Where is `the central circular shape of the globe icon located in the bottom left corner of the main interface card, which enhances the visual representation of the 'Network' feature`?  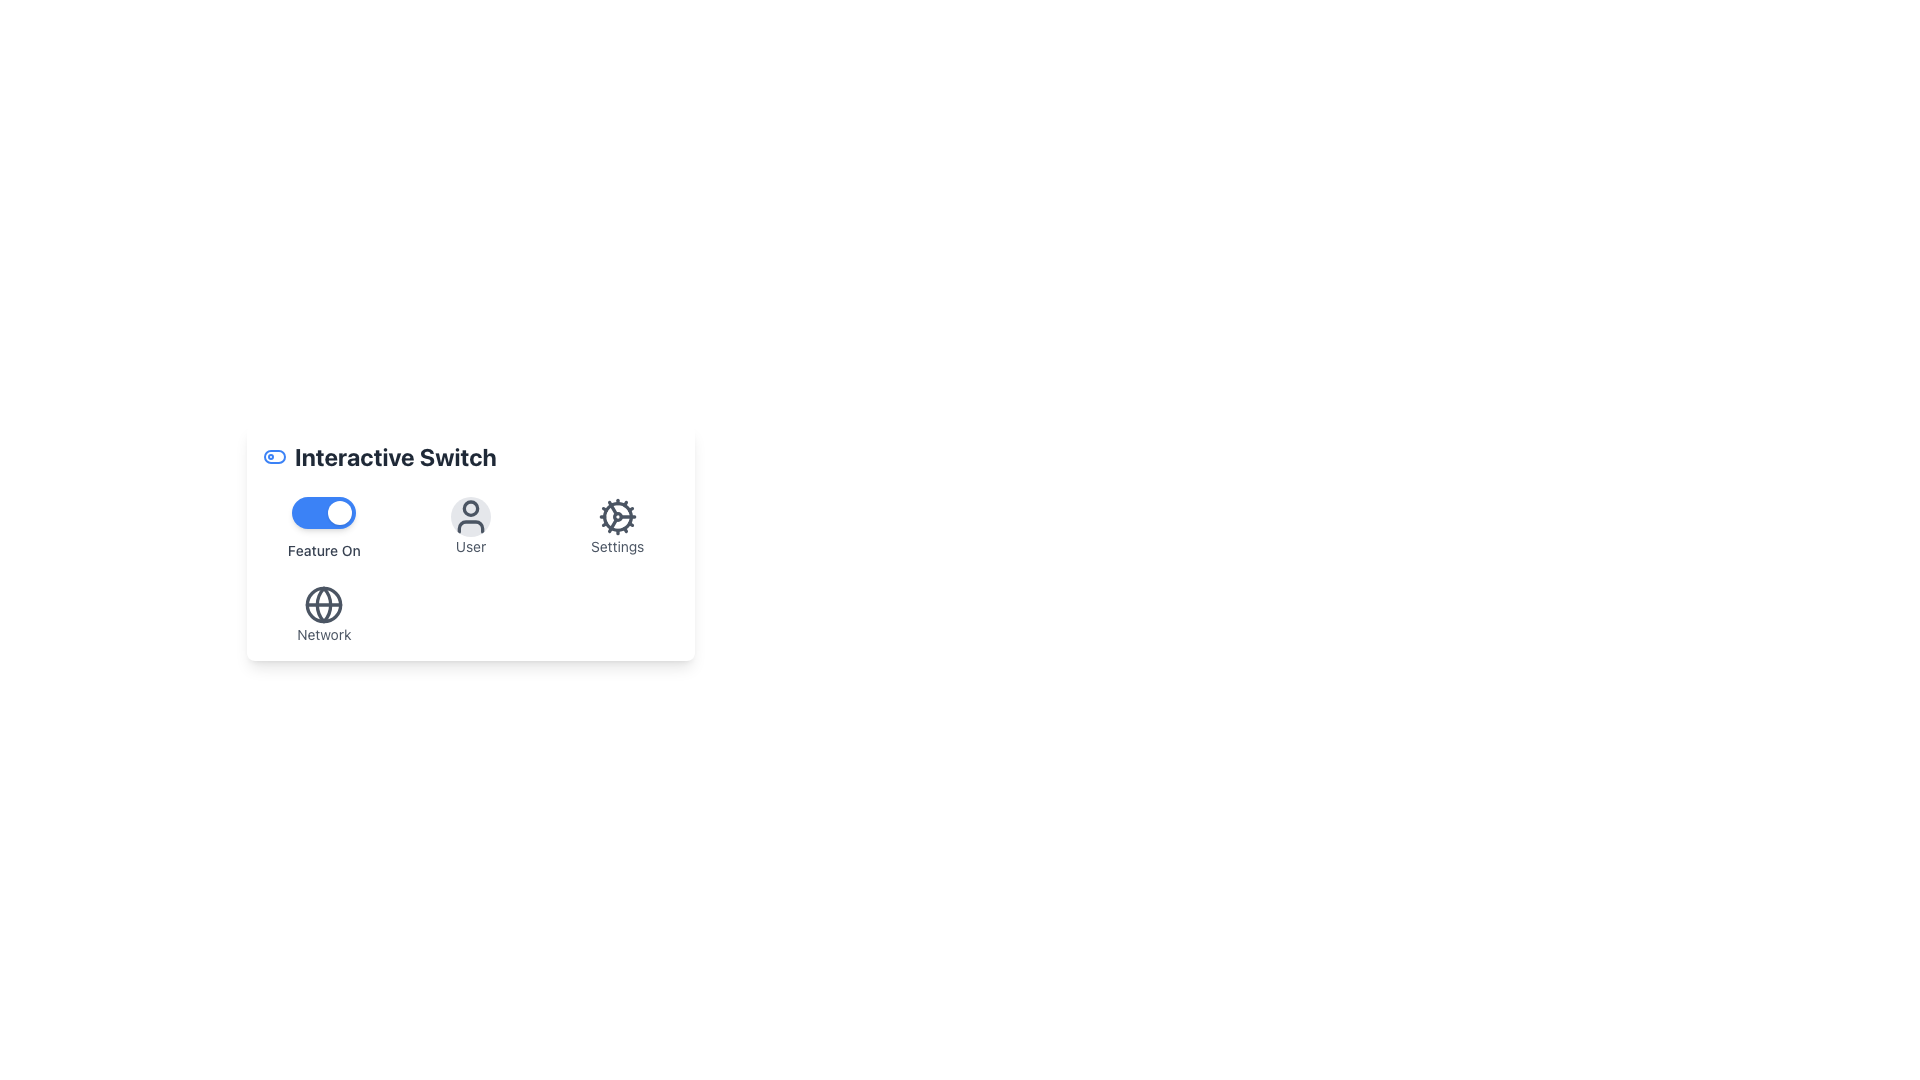 the central circular shape of the globe icon located in the bottom left corner of the main interface card, which enhances the visual representation of the 'Network' feature is located at coordinates (324, 604).